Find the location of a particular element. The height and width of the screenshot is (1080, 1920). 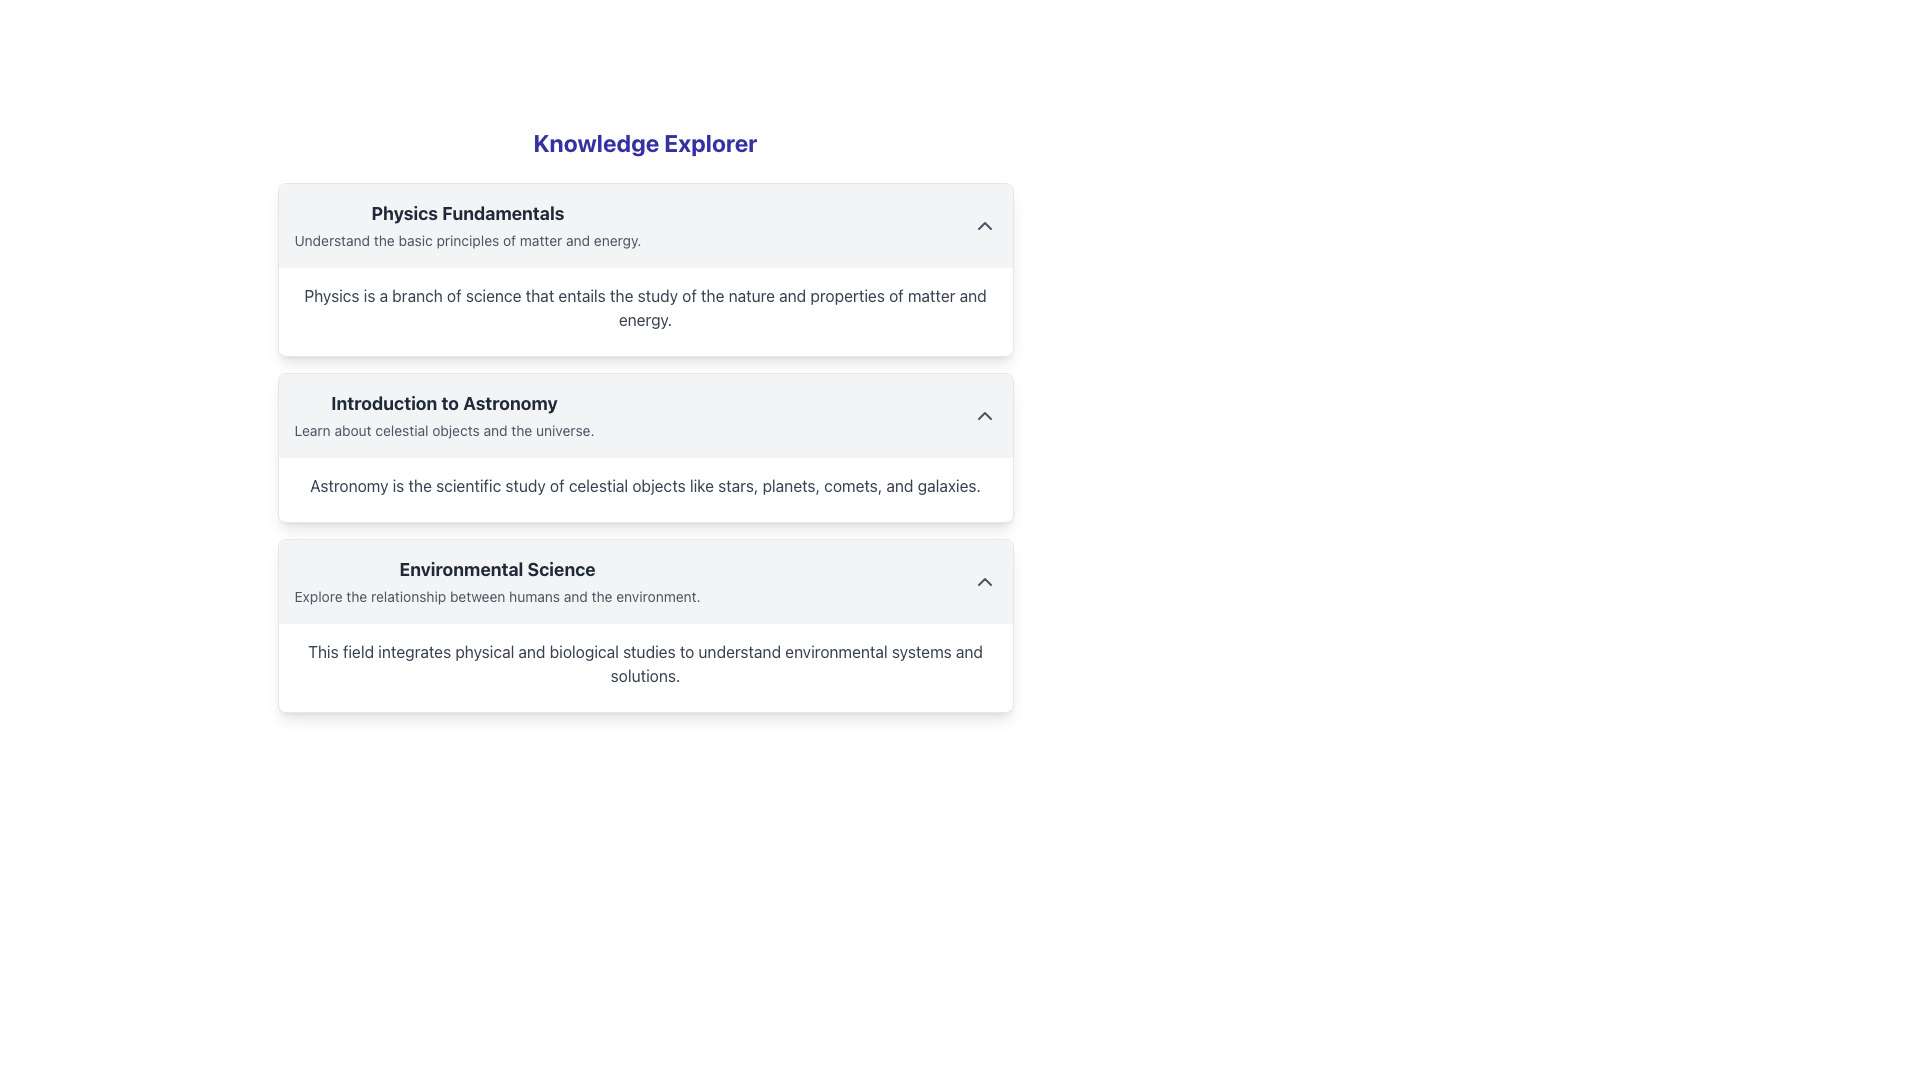

the first Informational Card for 'Physics Fundamentals' located in the 'Knowledge Explorer' section, which is directly above the 'Introduction to Astronomy' card is located at coordinates (645, 270).